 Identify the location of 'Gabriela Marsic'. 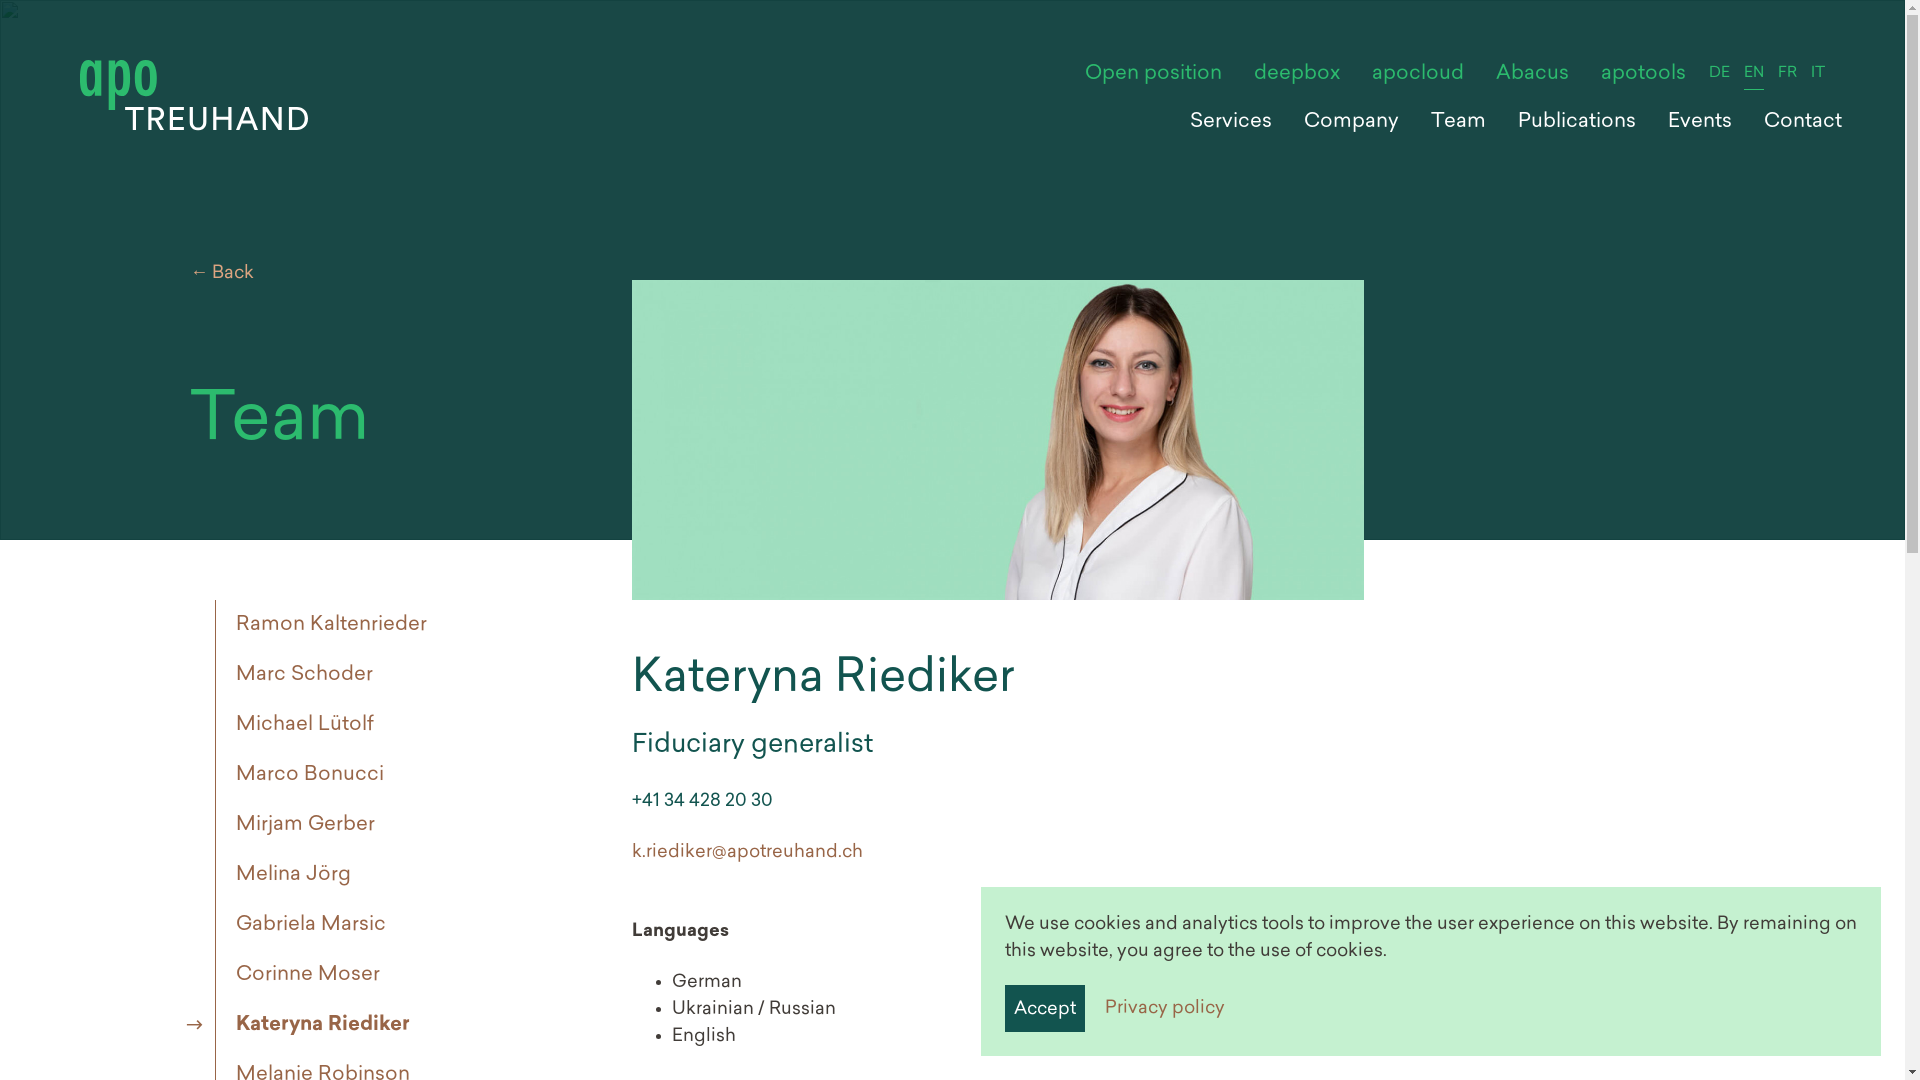
(304, 925).